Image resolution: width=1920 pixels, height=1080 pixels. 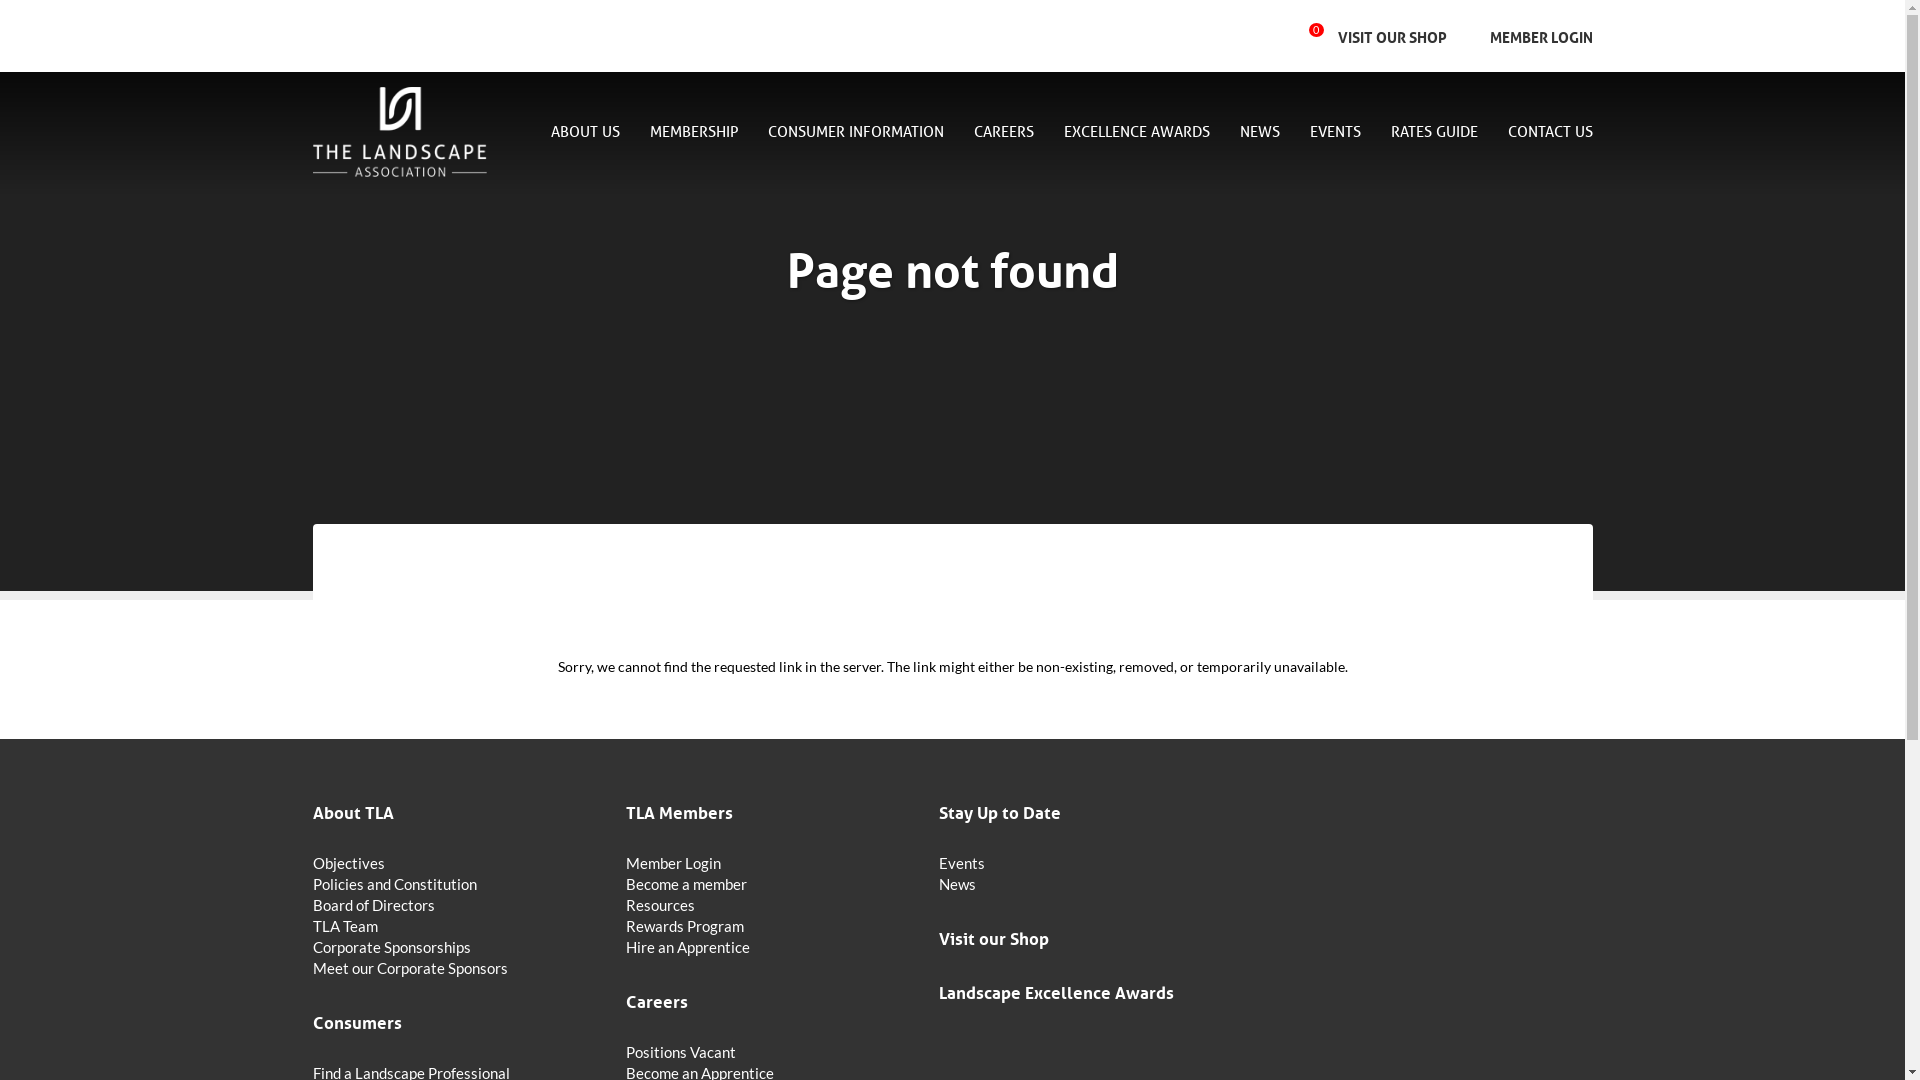 I want to click on 'TLA Team', so click(x=311, y=926).